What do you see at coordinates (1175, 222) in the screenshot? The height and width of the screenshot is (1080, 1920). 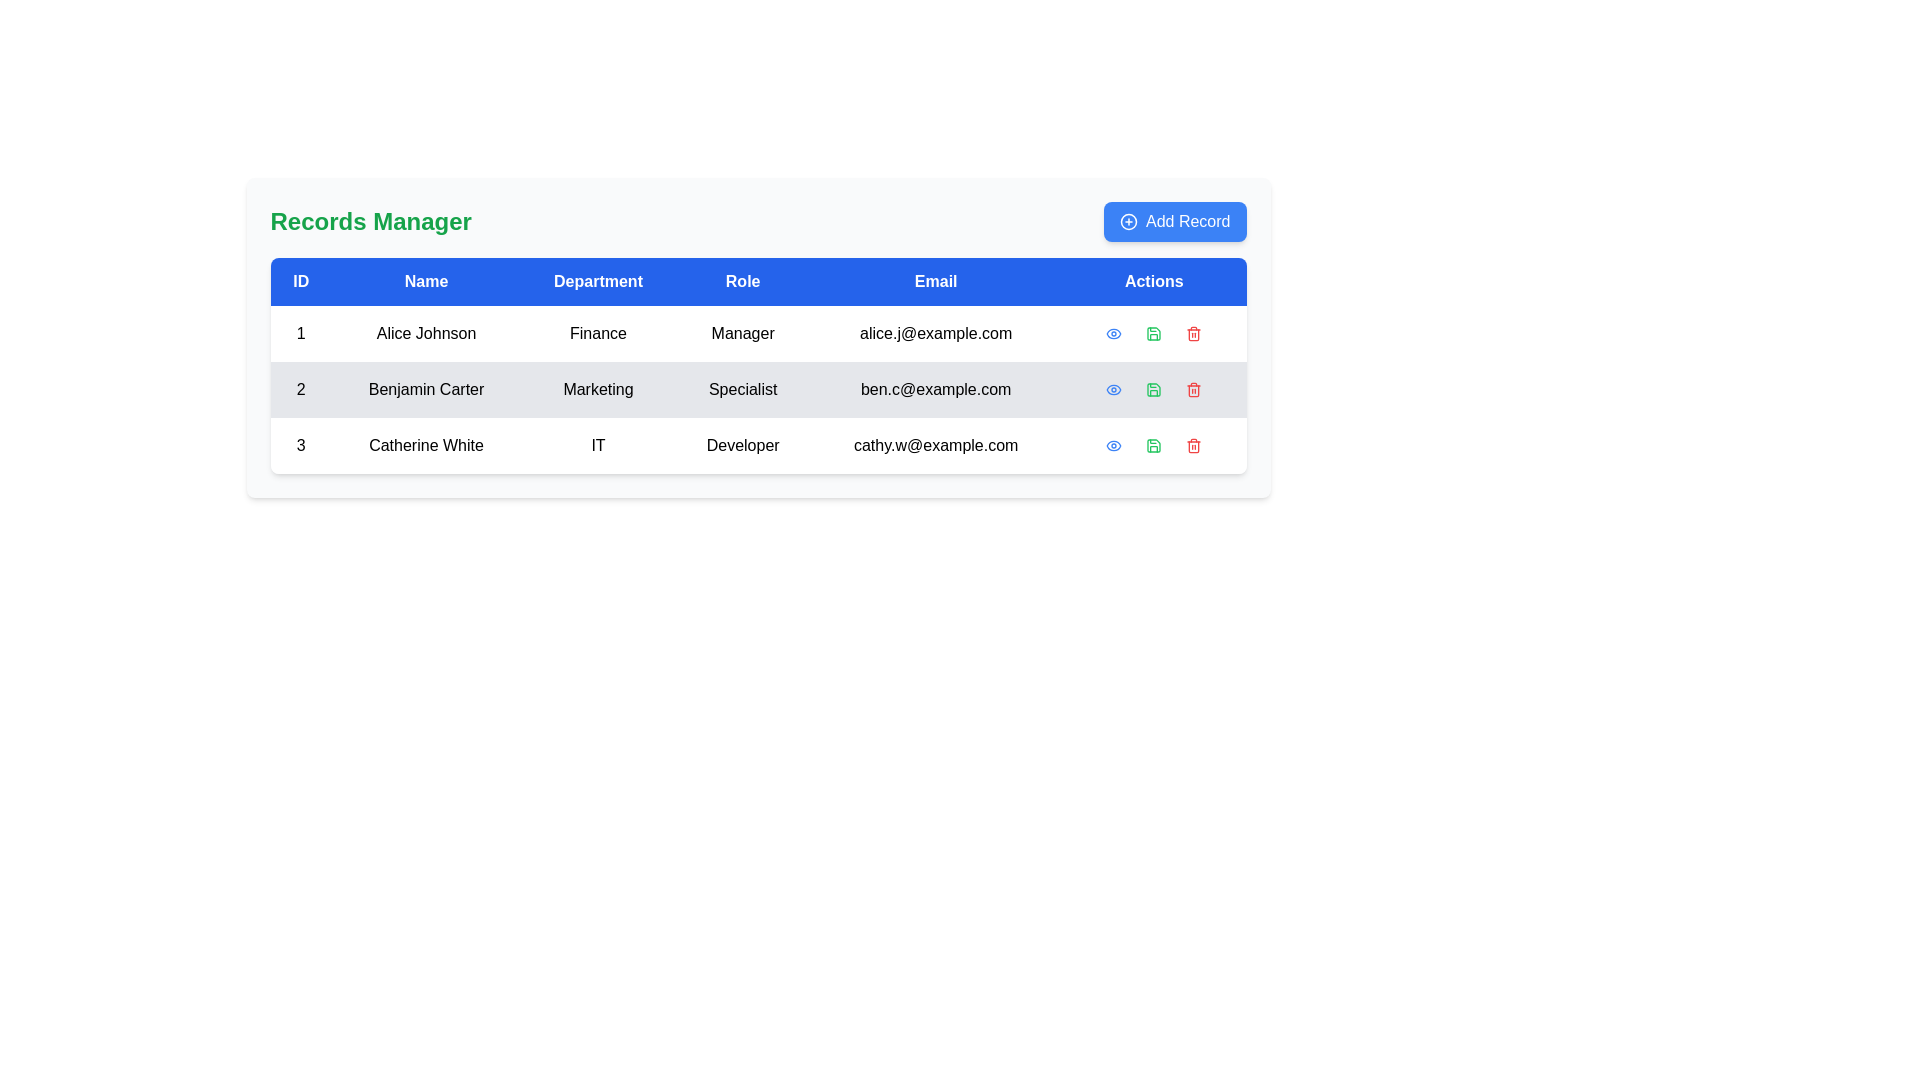 I see `the 'Add New Record' button located at the top-right corner of the 'Records Manager' interface to initiate adding a record` at bounding box center [1175, 222].